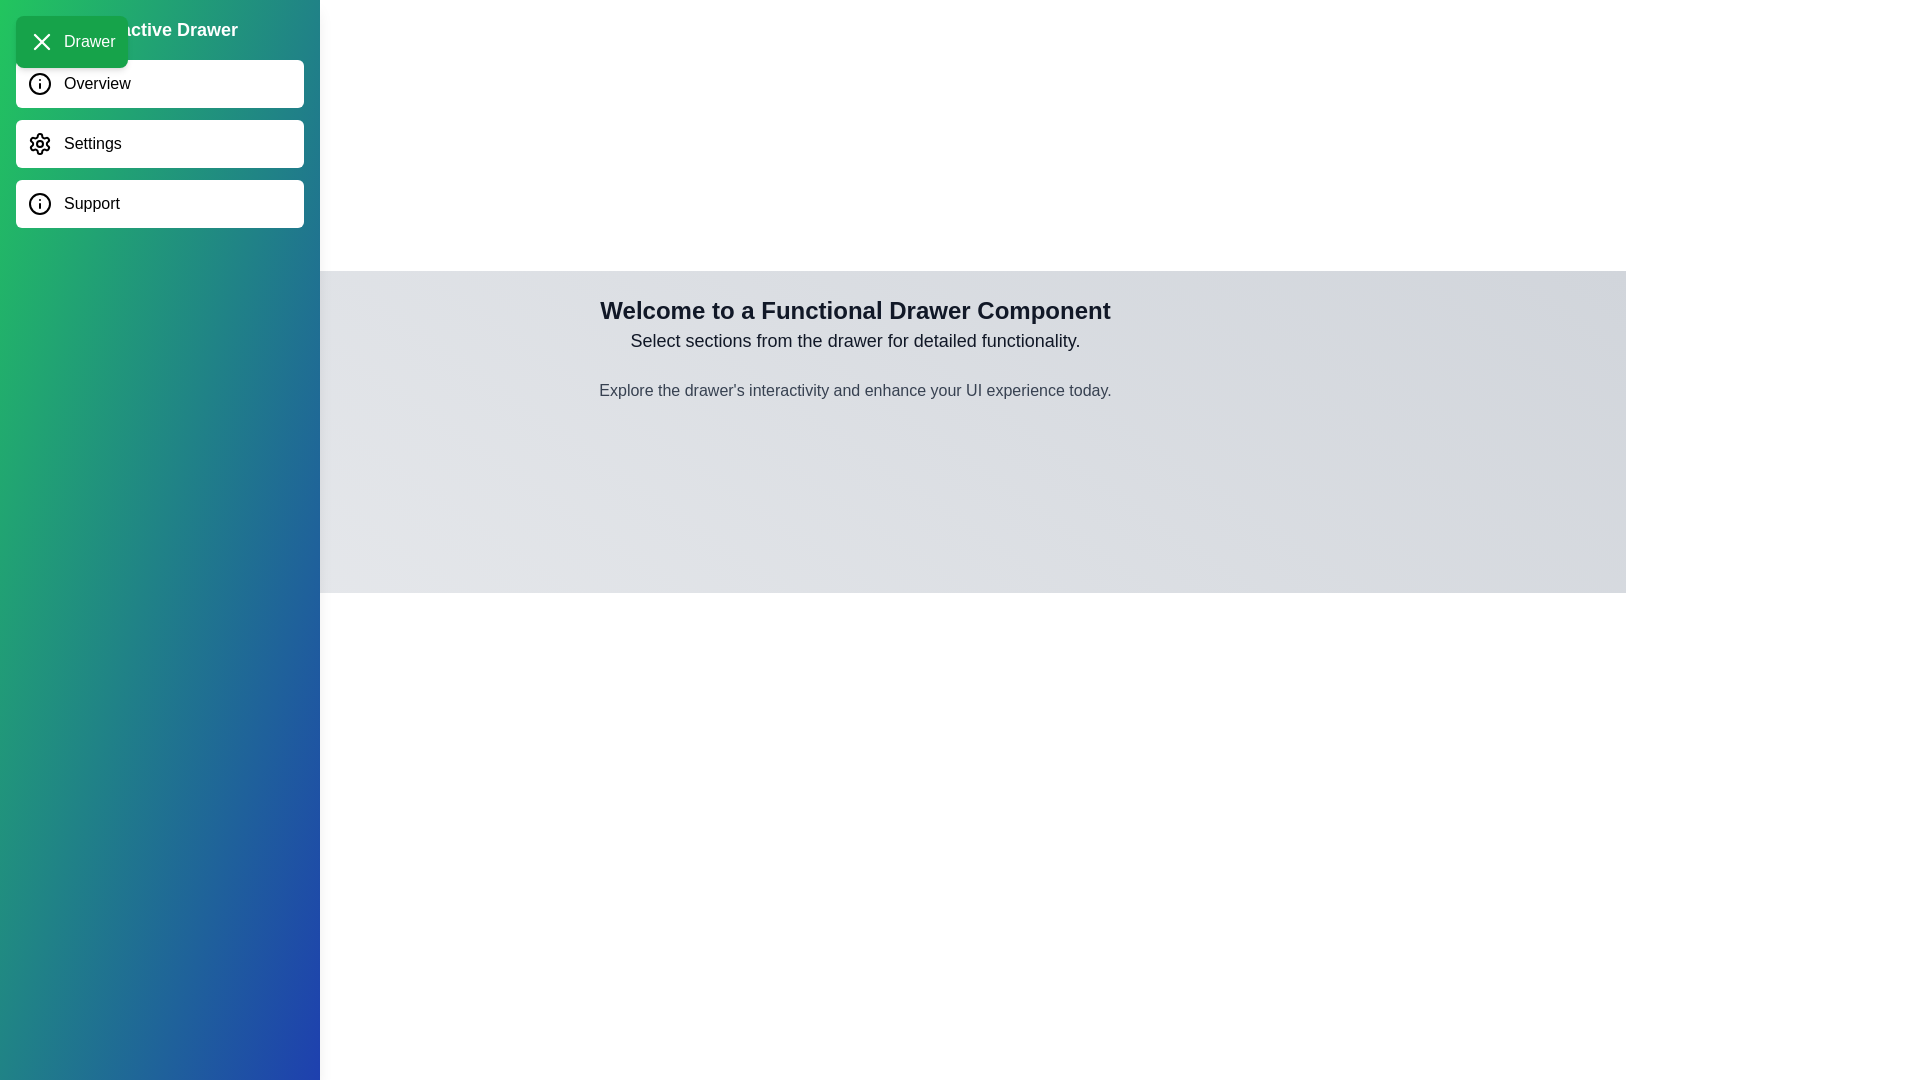  Describe the element at coordinates (158, 204) in the screenshot. I see `the Support section in the drawer menu` at that location.